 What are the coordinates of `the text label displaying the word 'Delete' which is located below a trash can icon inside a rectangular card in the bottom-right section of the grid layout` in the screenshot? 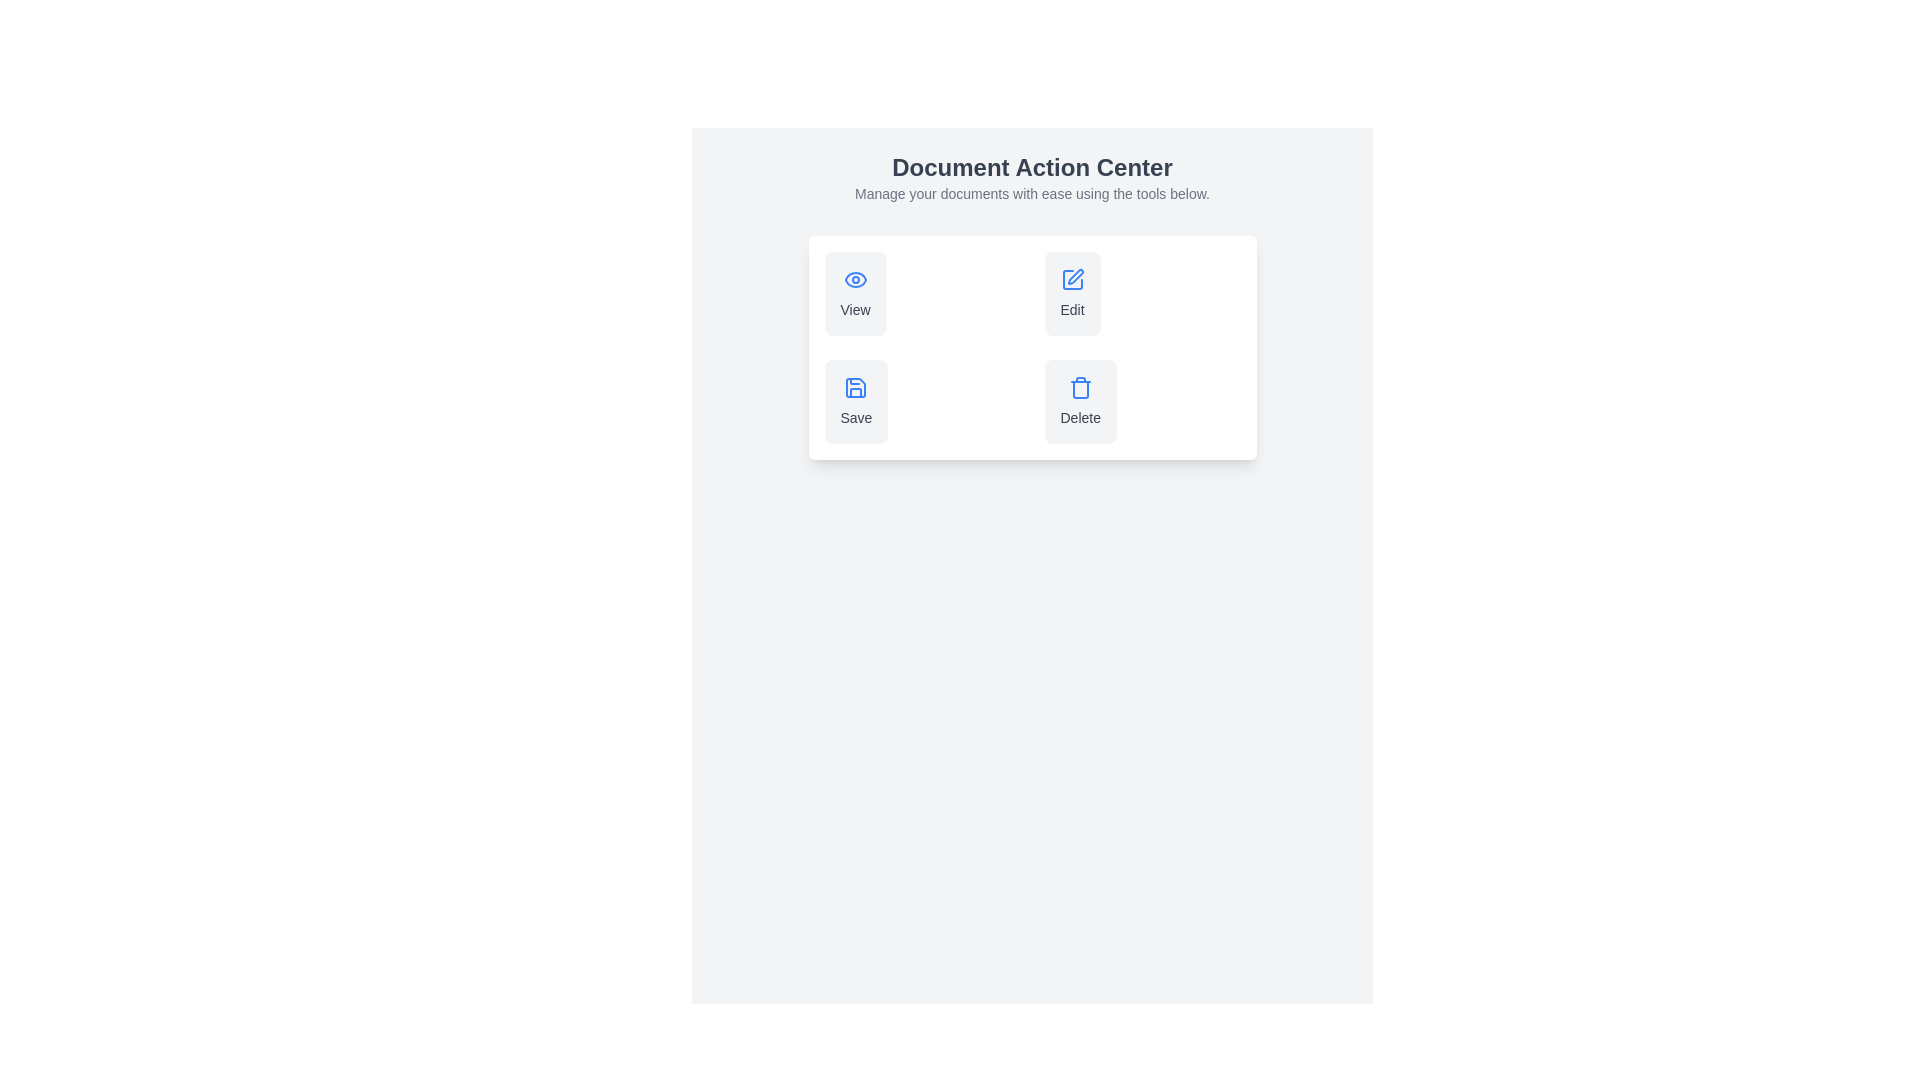 It's located at (1079, 416).